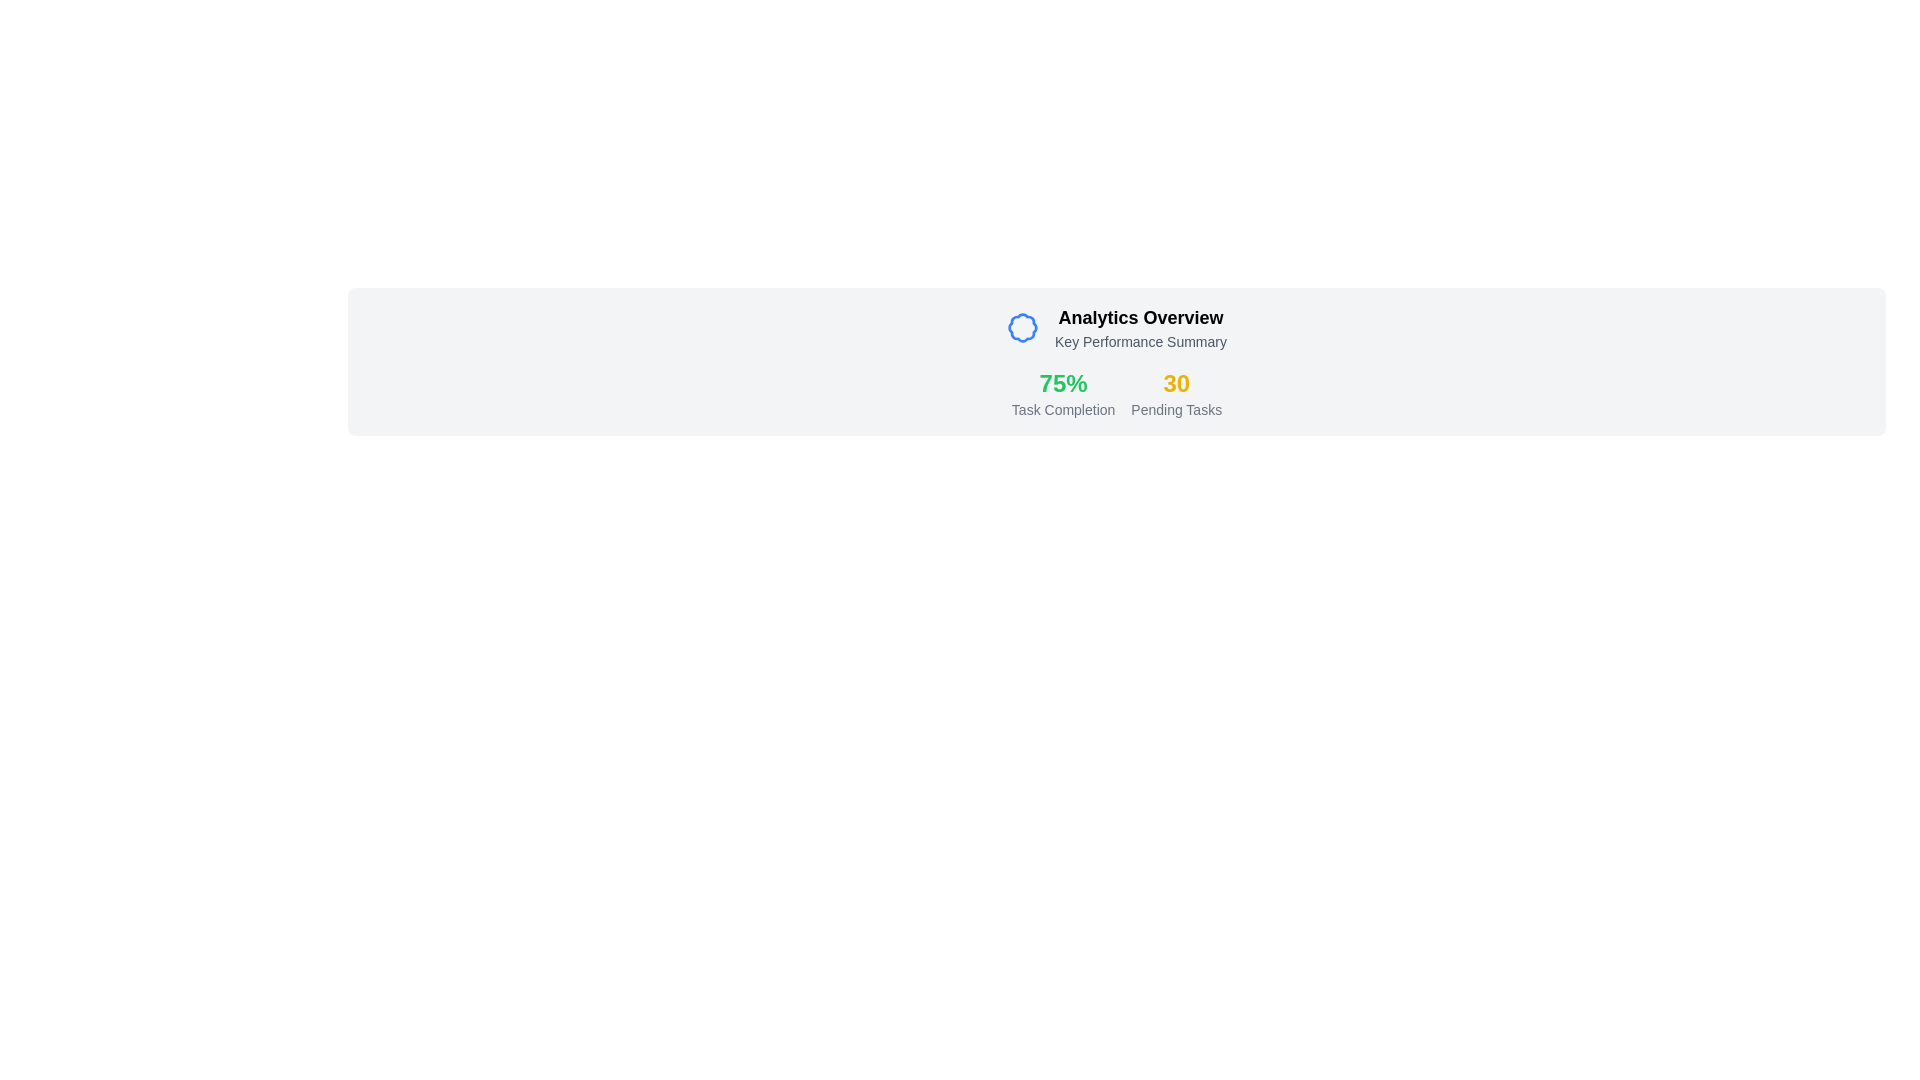 The image size is (1920, 1080). What do you see at coordinates (1022, 326) in the screenshot?
I see `the decorative Vector graphic icon located to the left of the text 'Analytics Overview'` at bounding box center [1022, 326].